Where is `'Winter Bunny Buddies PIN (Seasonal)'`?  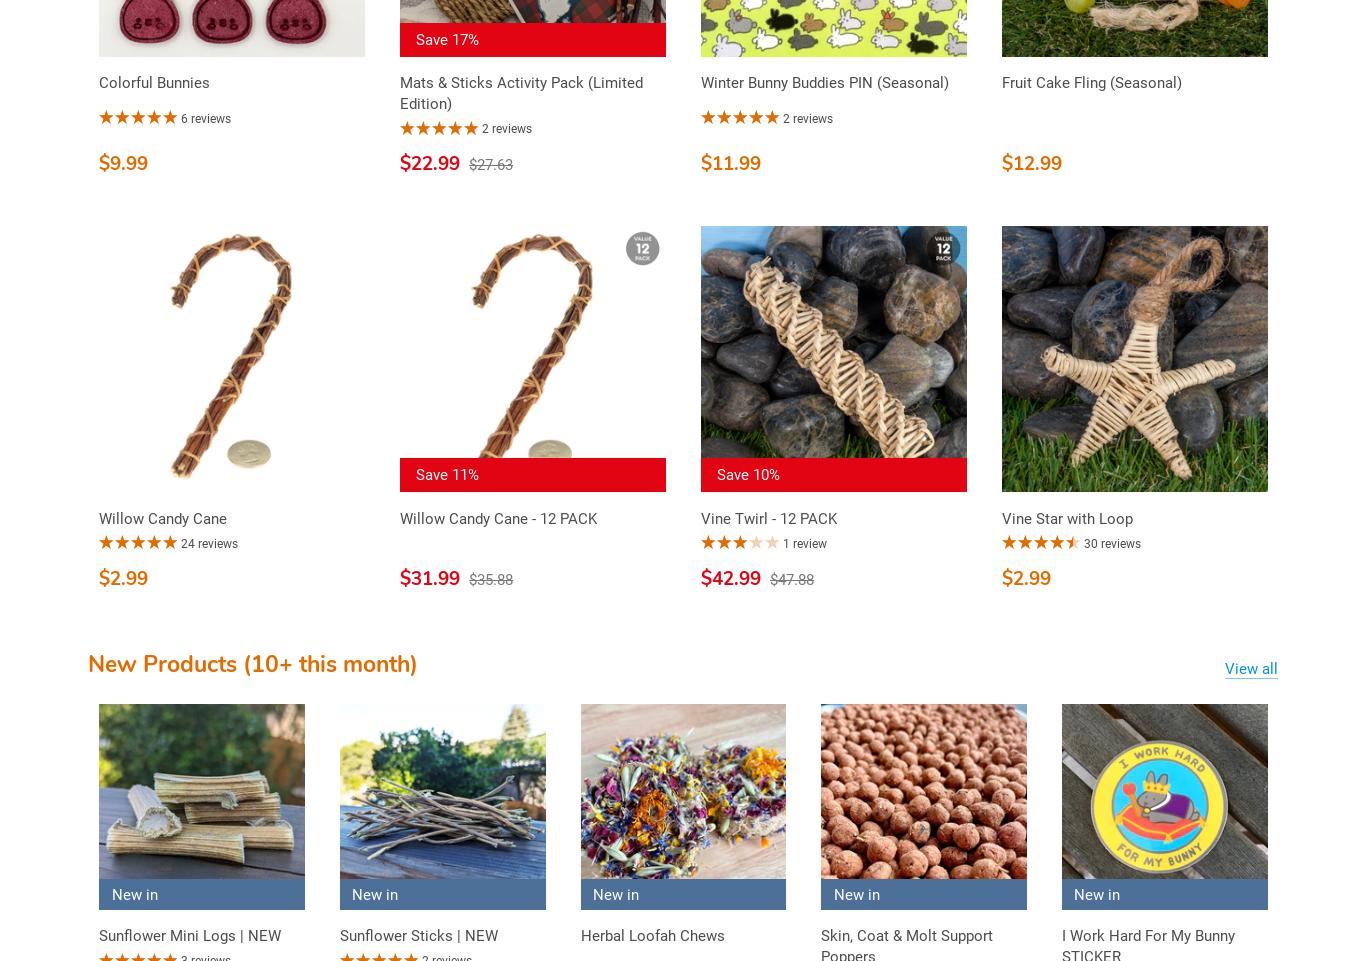 'Winter Bunny Buddies PIN (Seasonal)' is located at coordinates (822, 83).